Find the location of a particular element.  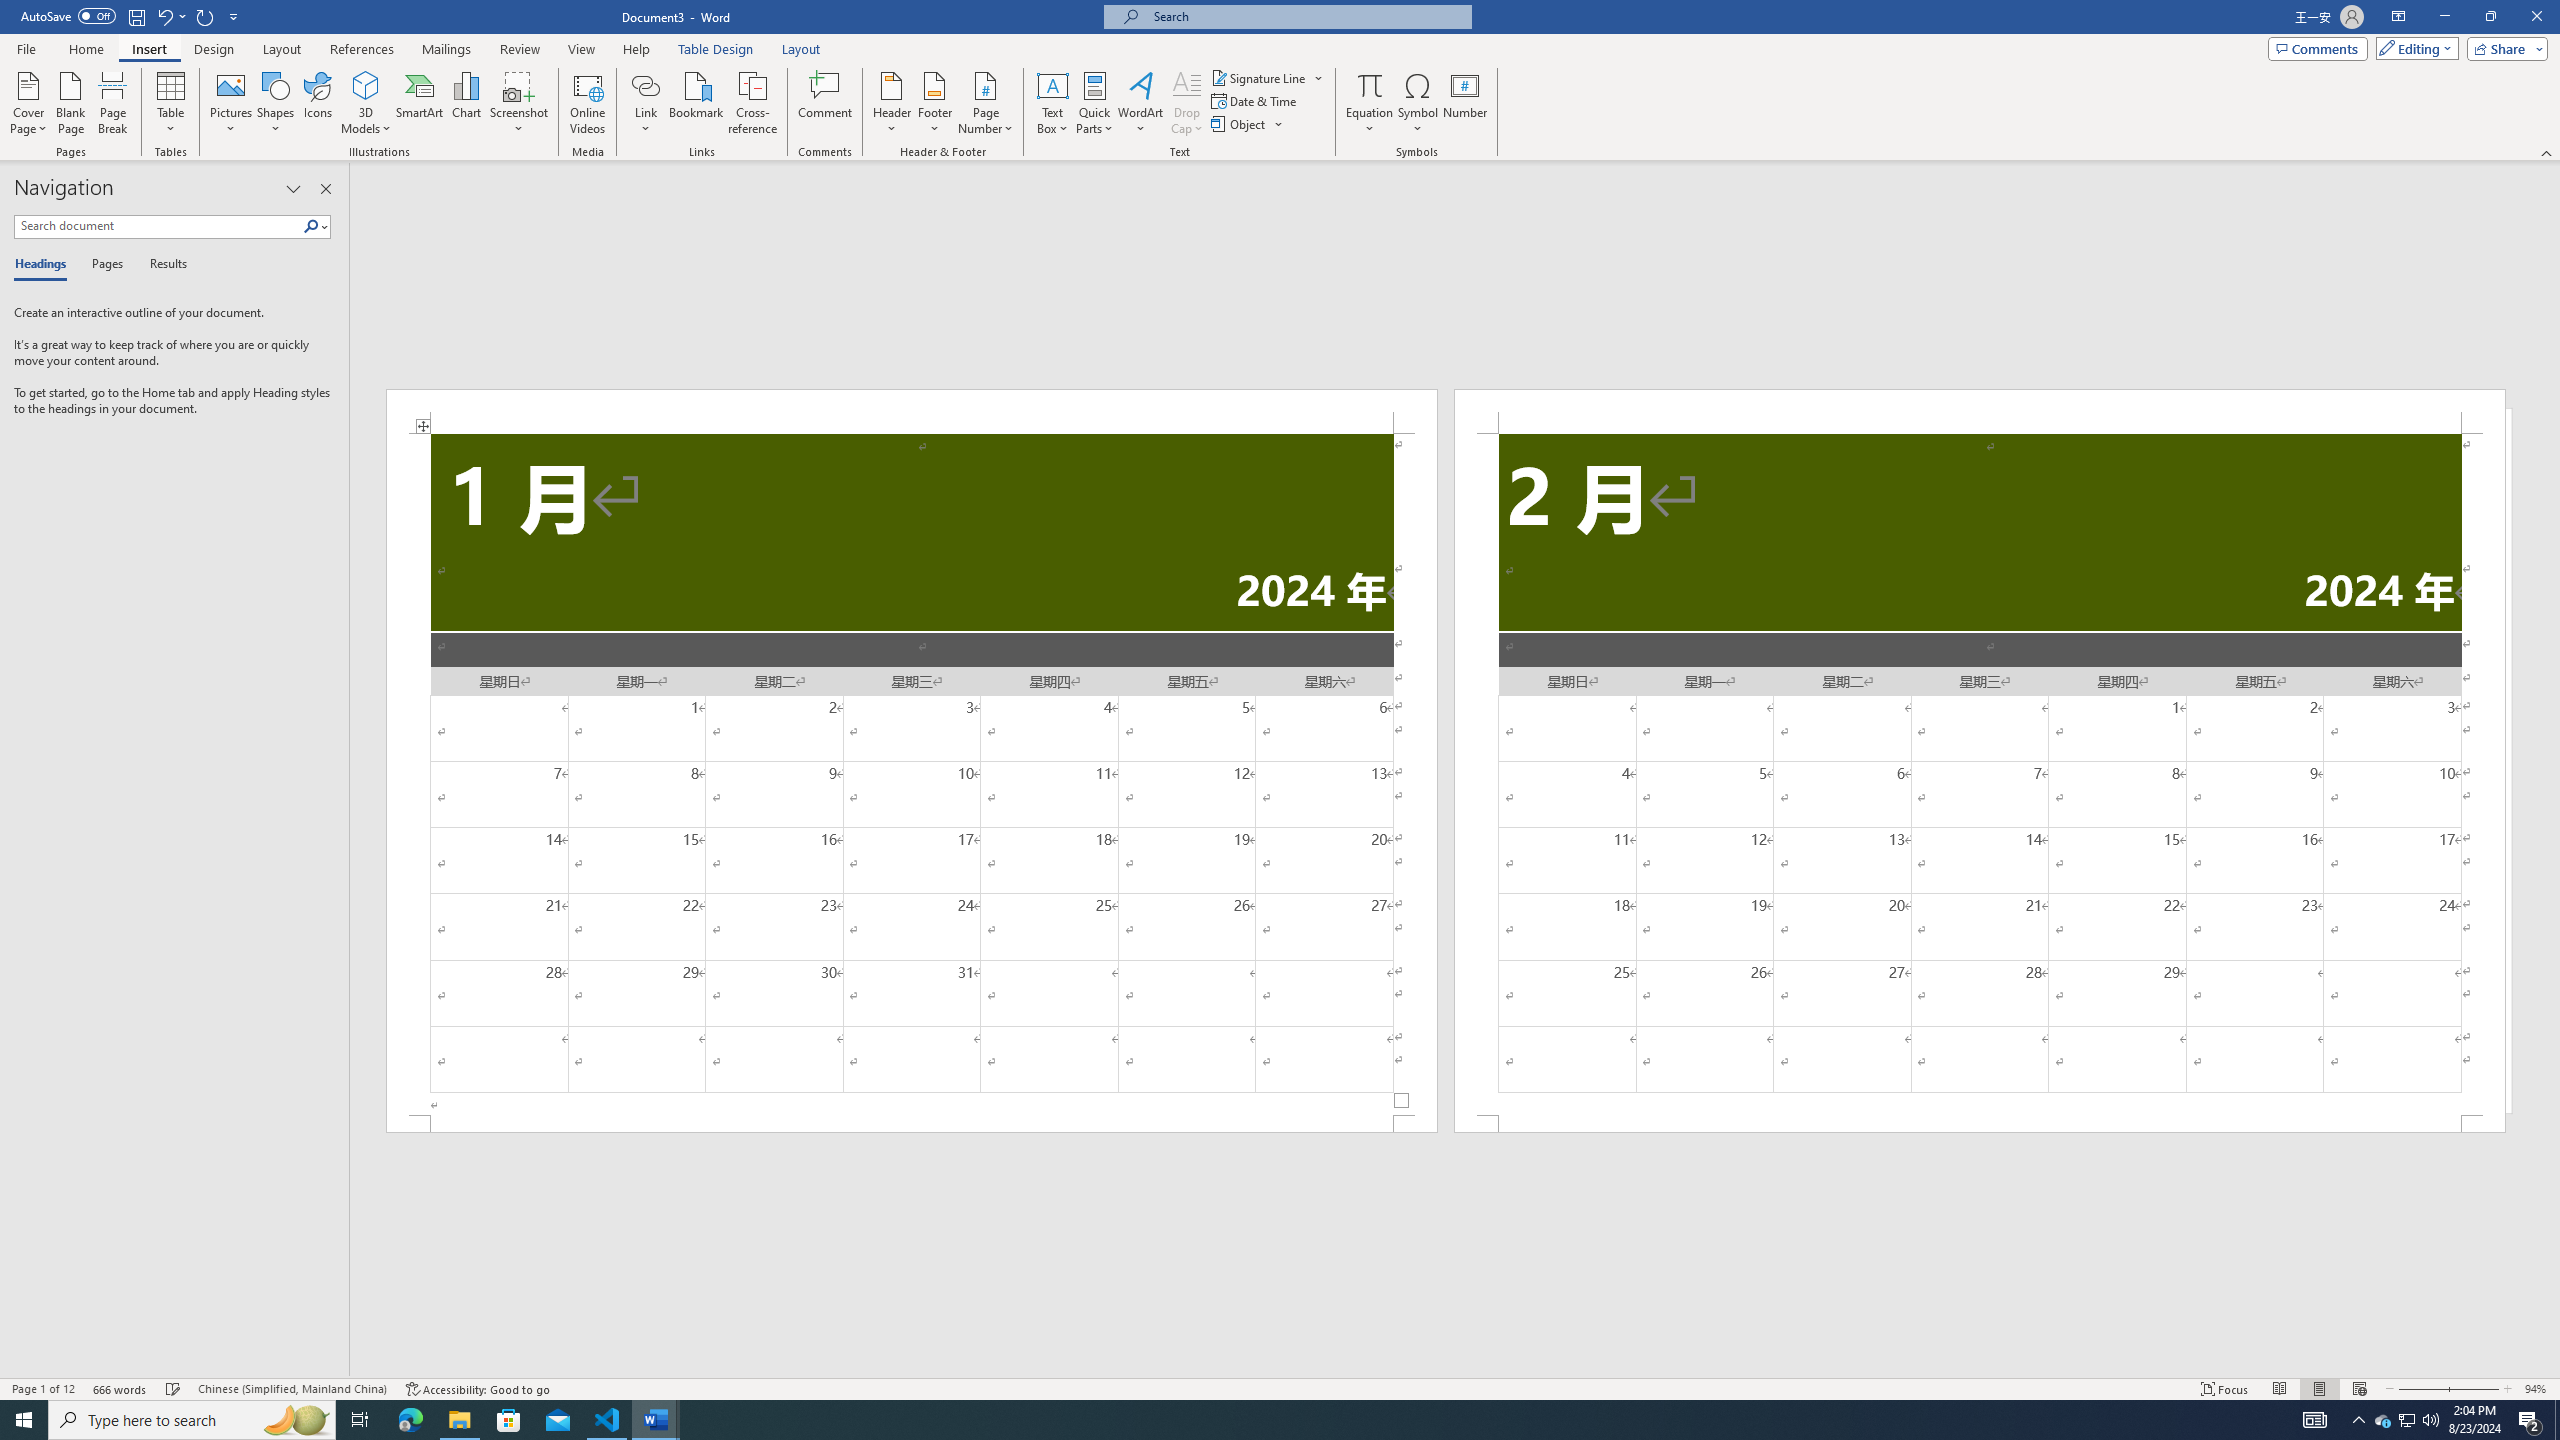

'Footer' is located at coordinates (933, 103).